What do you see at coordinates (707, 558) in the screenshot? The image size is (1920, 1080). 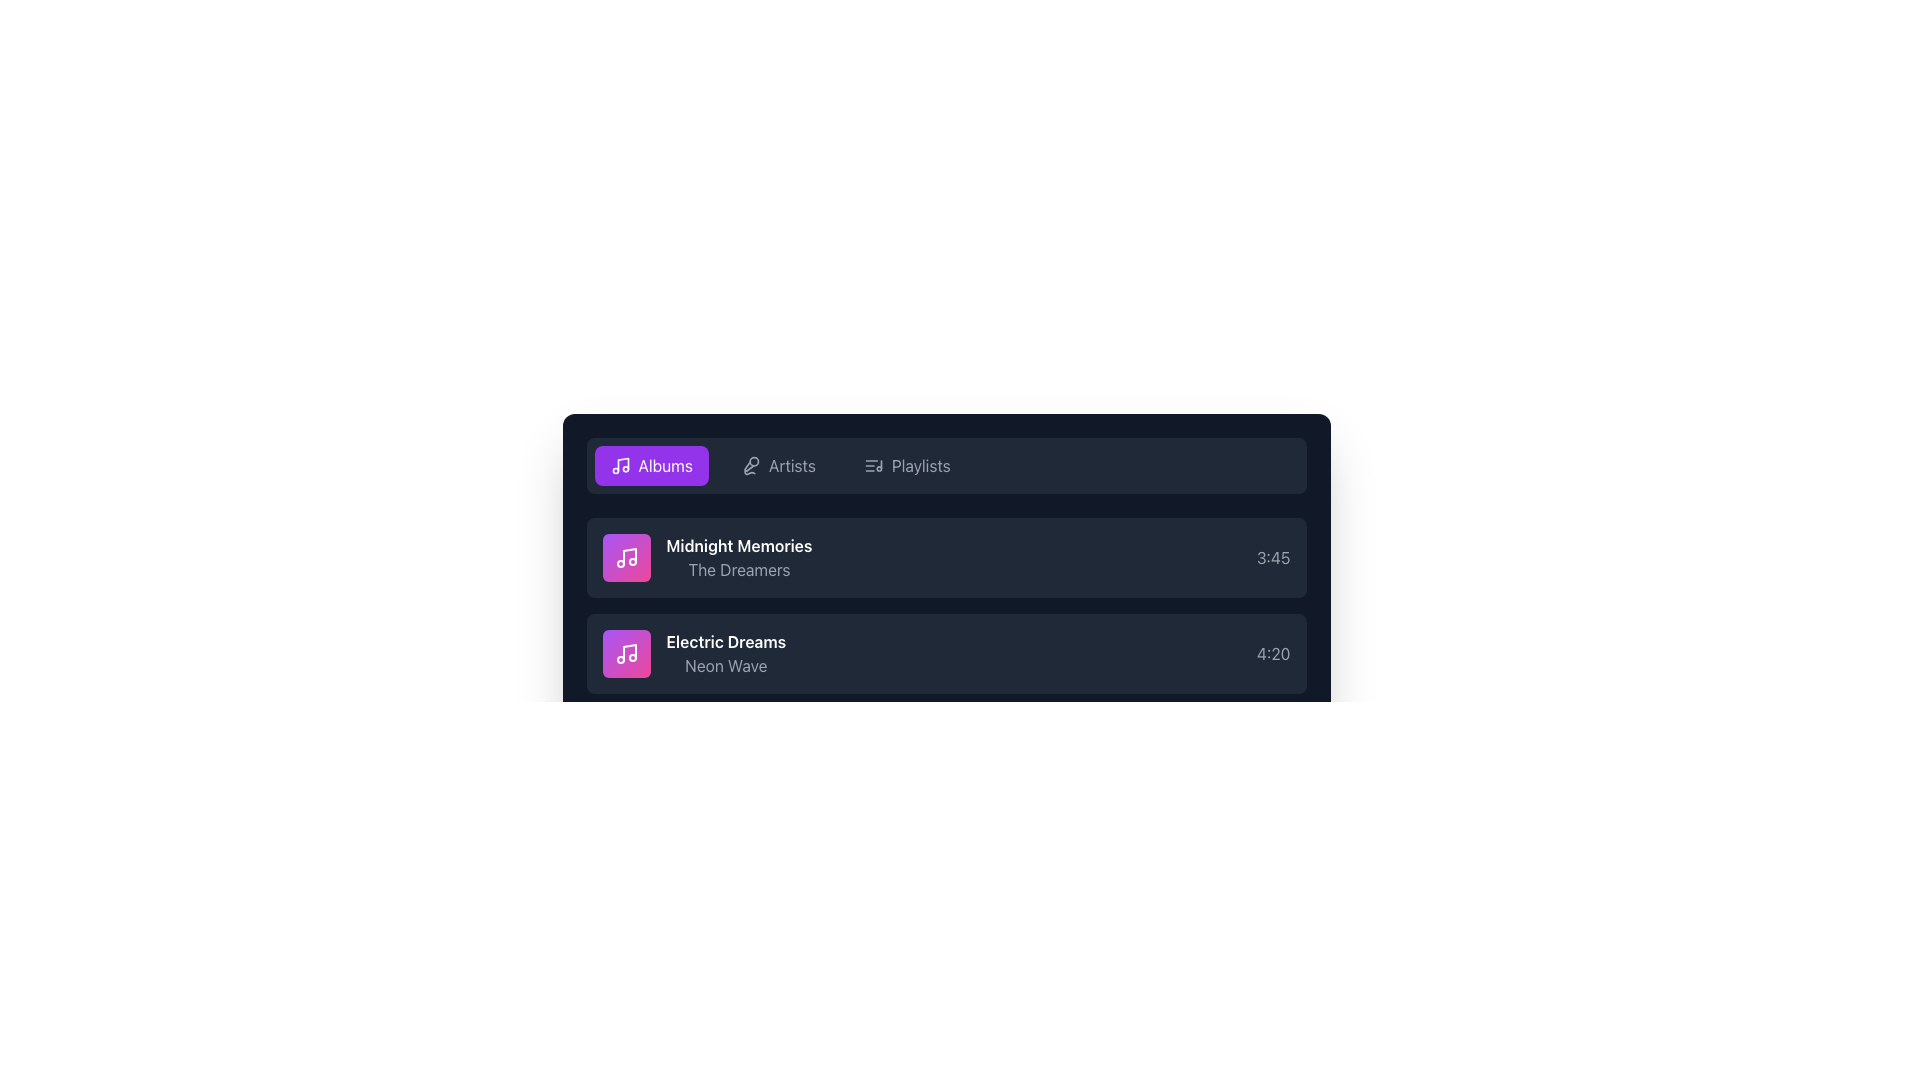 I see `the music track title and artist name displayed in the playlist interface, specifically the second item from the top` at bounding box center [707, 558].